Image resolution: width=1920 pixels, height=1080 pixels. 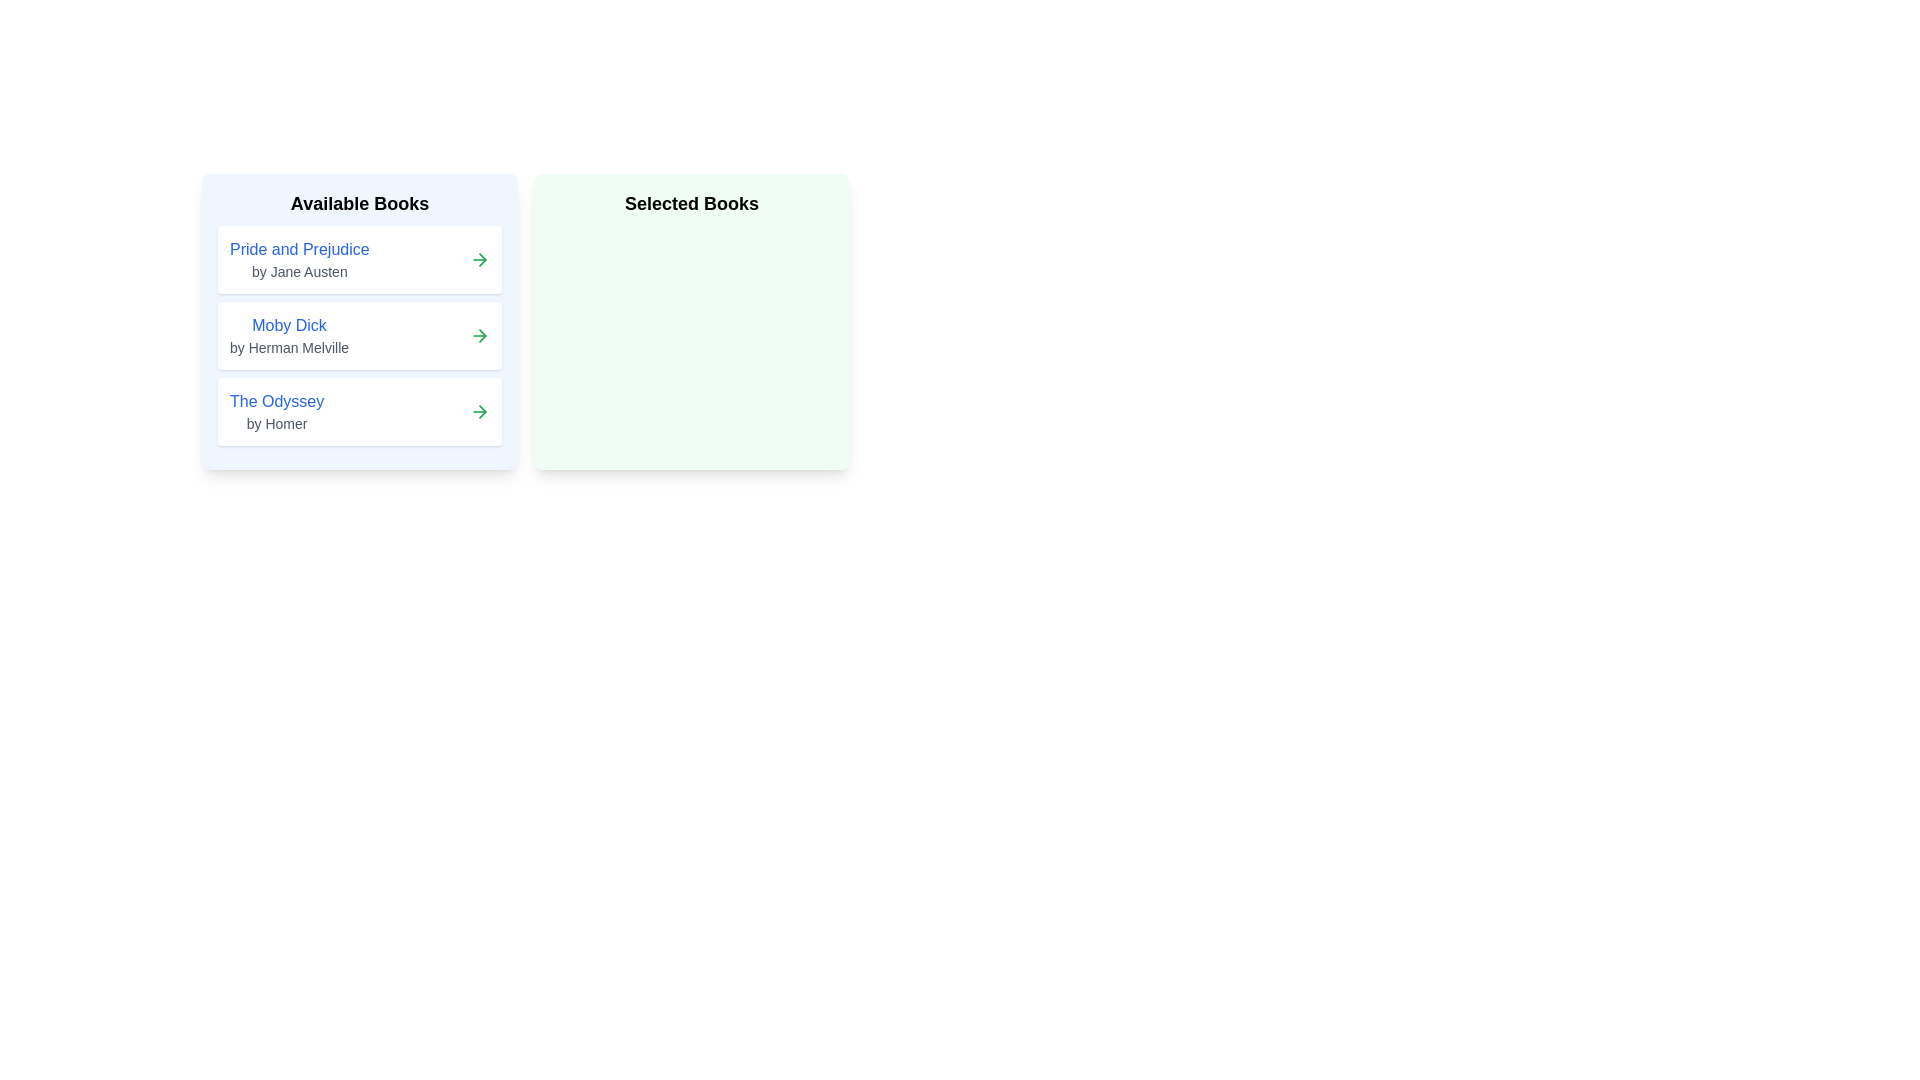 What do you see at coordinates (288, 334) in the screenshot?
I see `the content associated with the text display showing 'Moby Dick'` at bounding box center [288, 334].